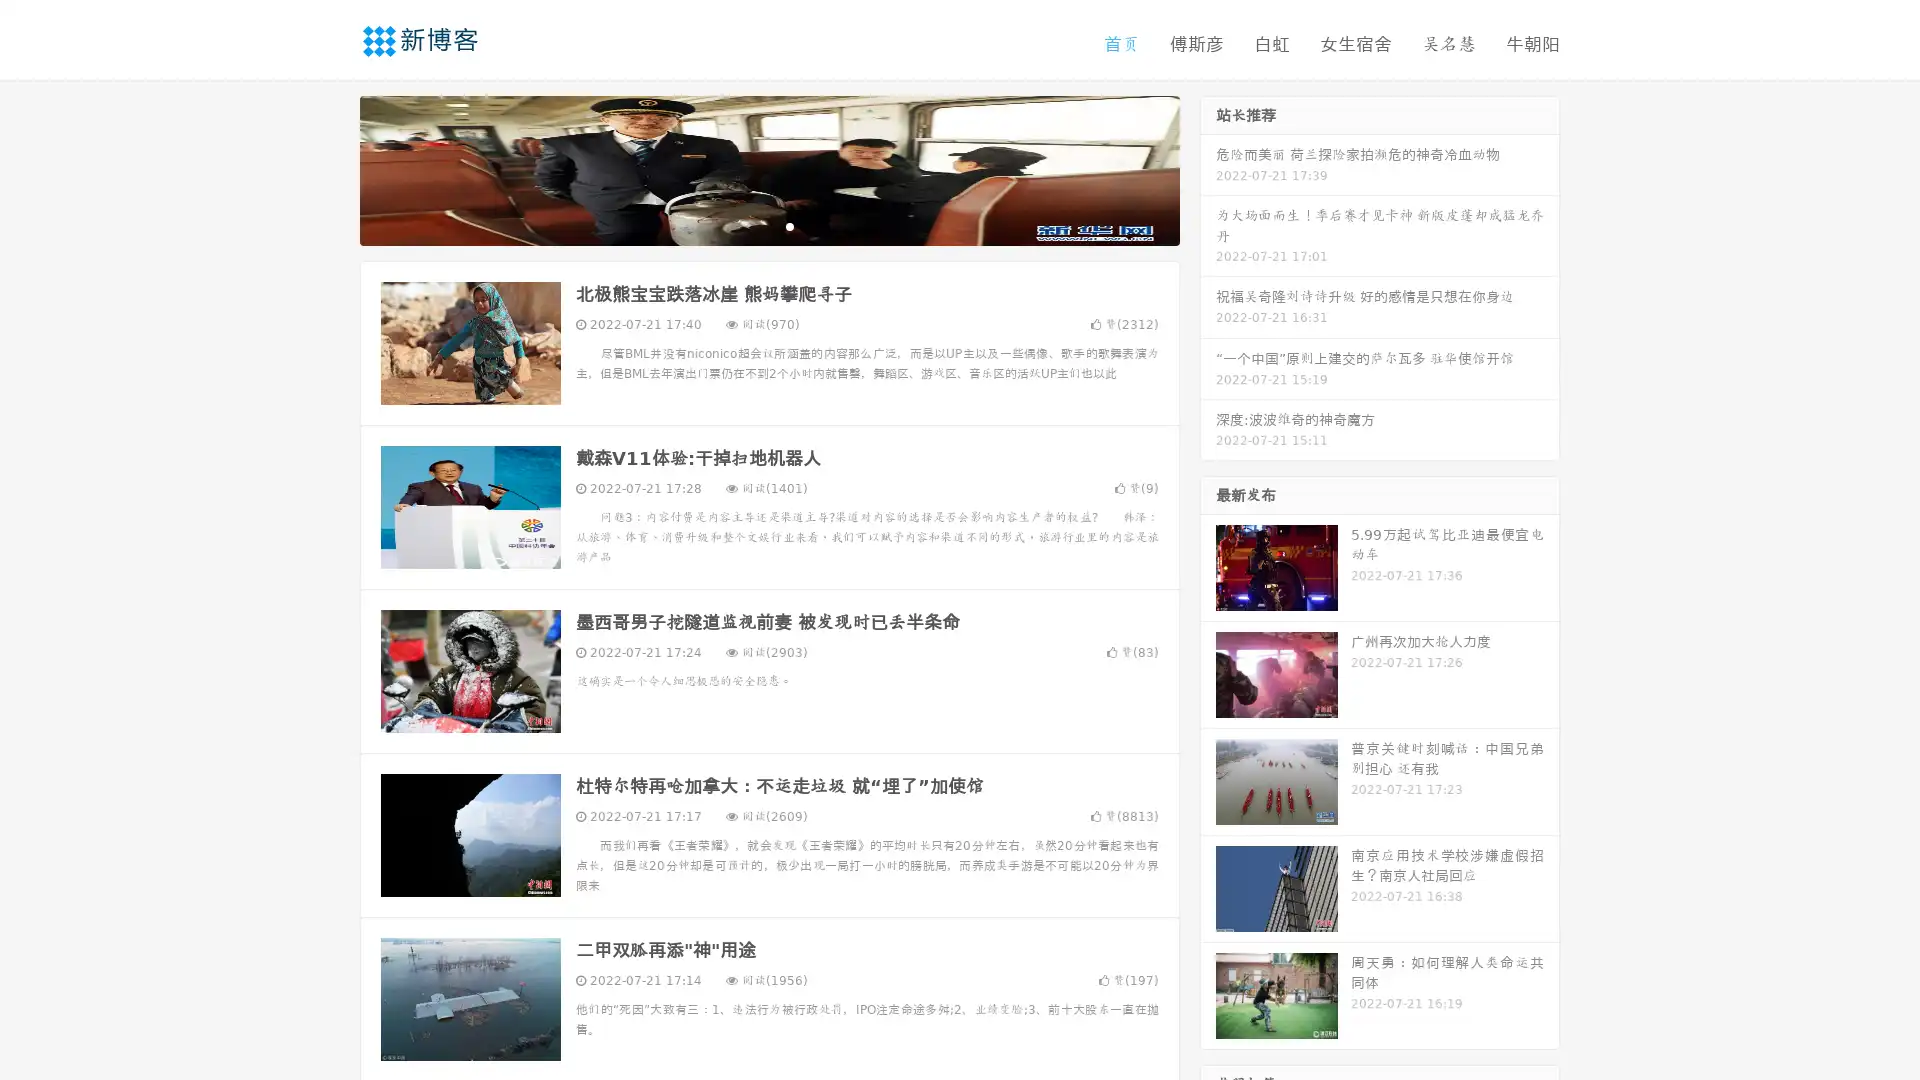 This screenshot has width=1920, height=1080. Describe the element at coordinates (330, 168) in the screenshot. I see `Previous slide` at that location.